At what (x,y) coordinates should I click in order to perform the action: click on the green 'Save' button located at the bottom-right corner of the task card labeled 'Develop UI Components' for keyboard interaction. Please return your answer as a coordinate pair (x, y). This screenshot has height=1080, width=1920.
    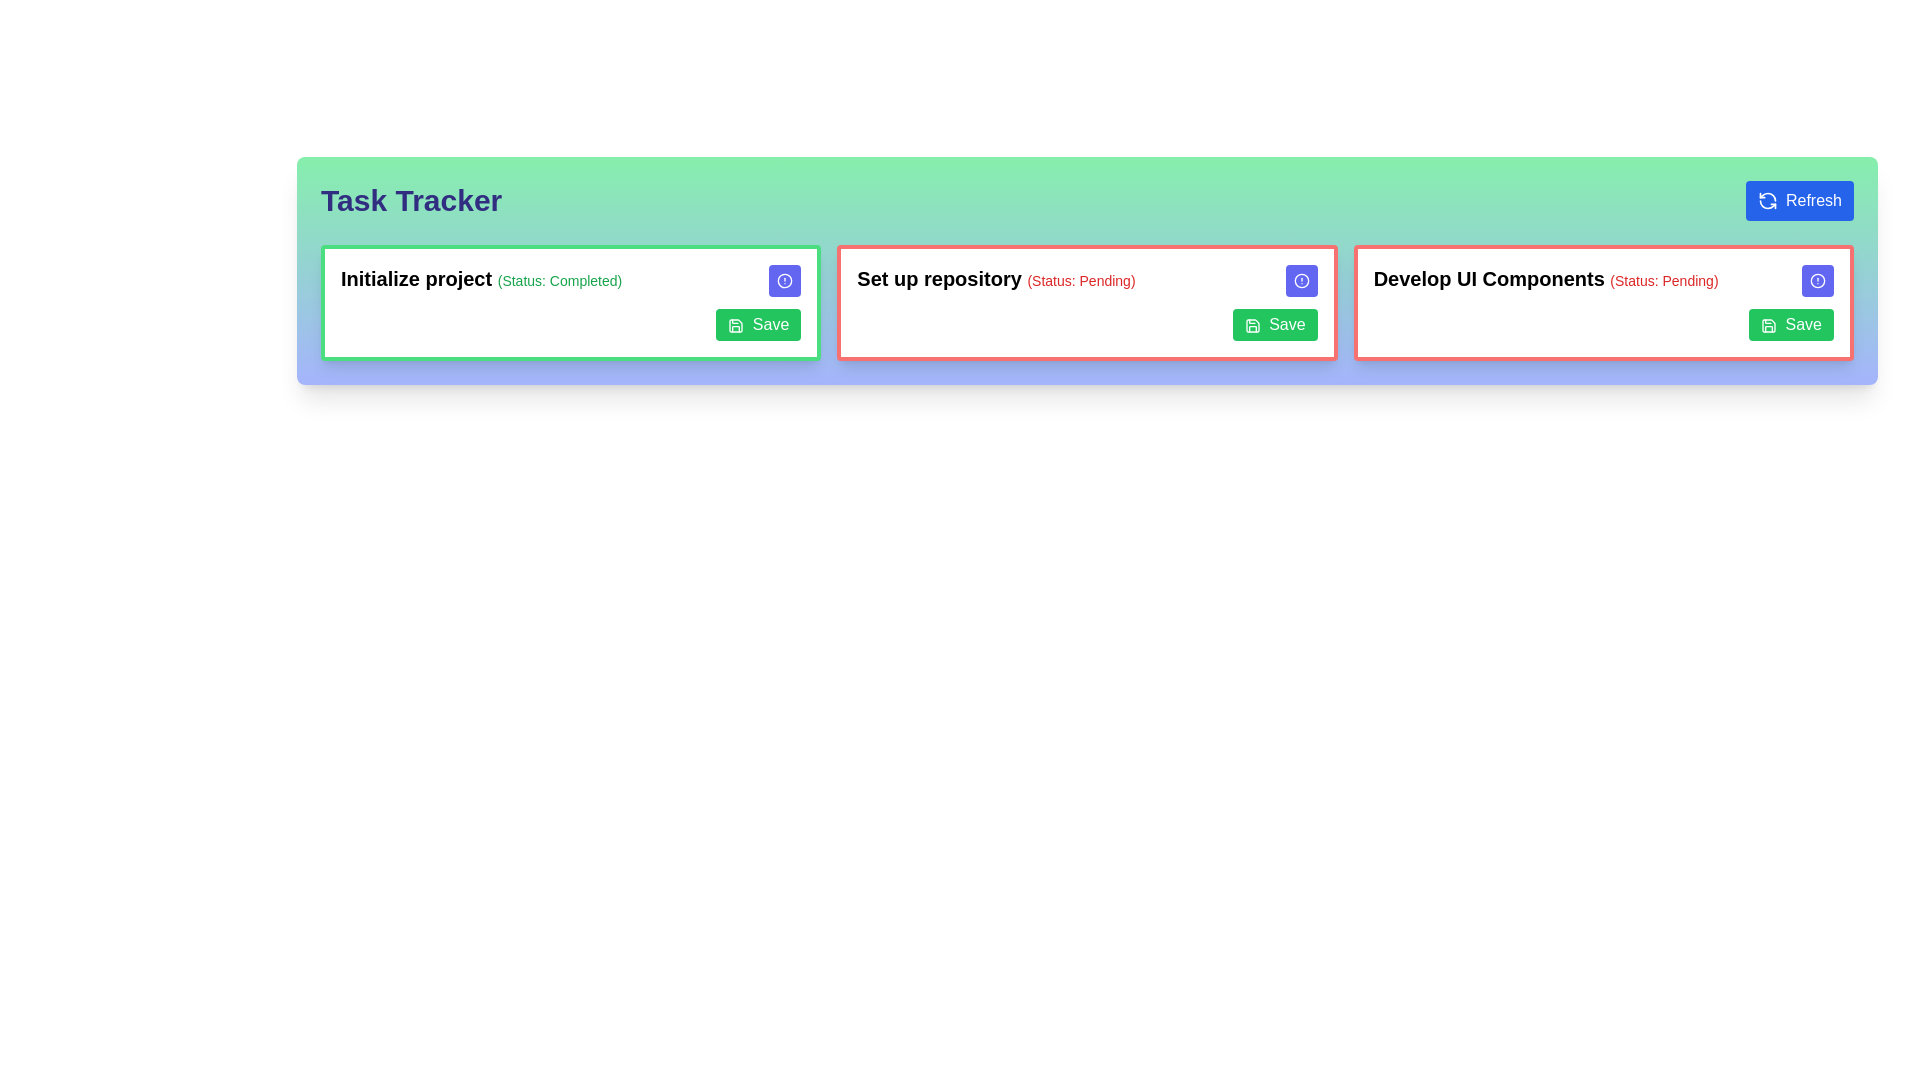
    Looking at the image, I should click on (1791, 323).